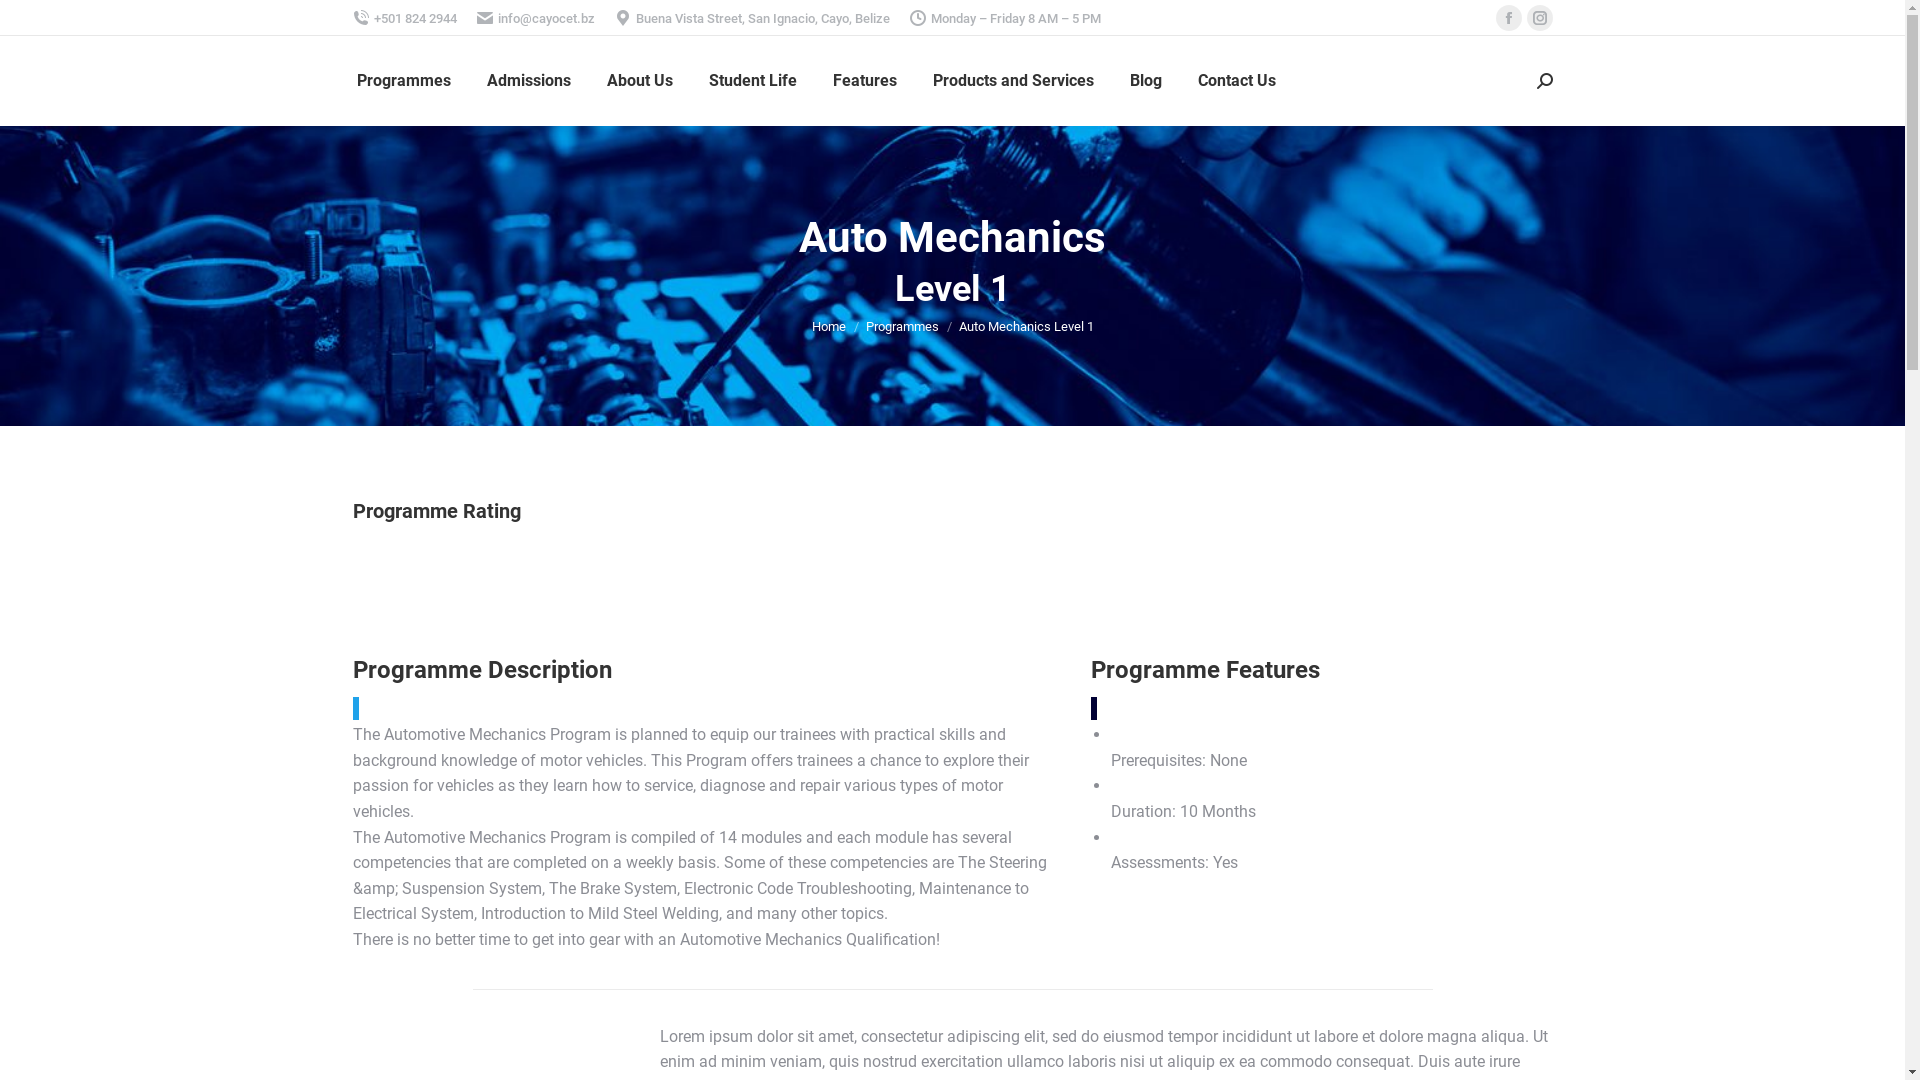 This screenshot has height=1080, width=1920. What do you see at coordinates (901, 325) in the screenshot?
I see `'Programmes'` at bounding box center [901, 325].